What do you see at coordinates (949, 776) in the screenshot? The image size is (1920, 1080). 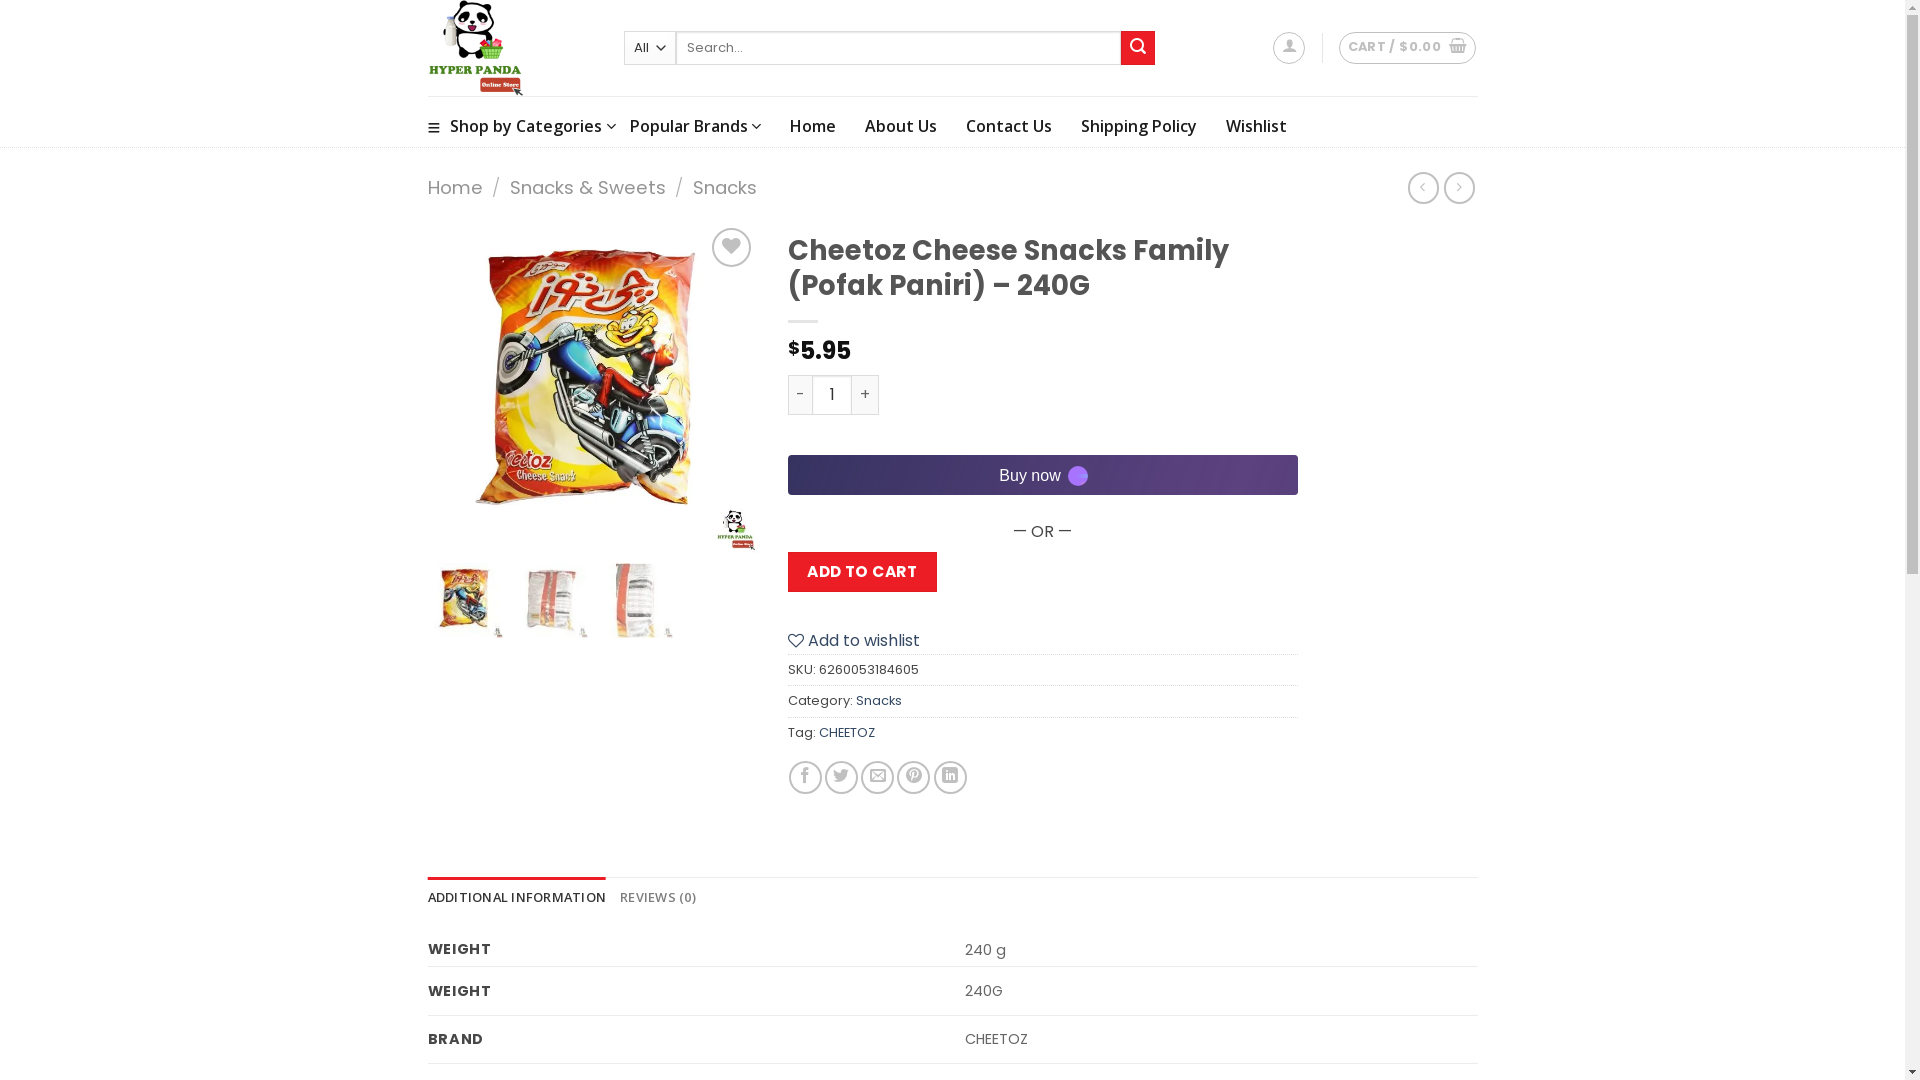 I see `'Share on LinkedIn'` at bounding box center [949, 776].